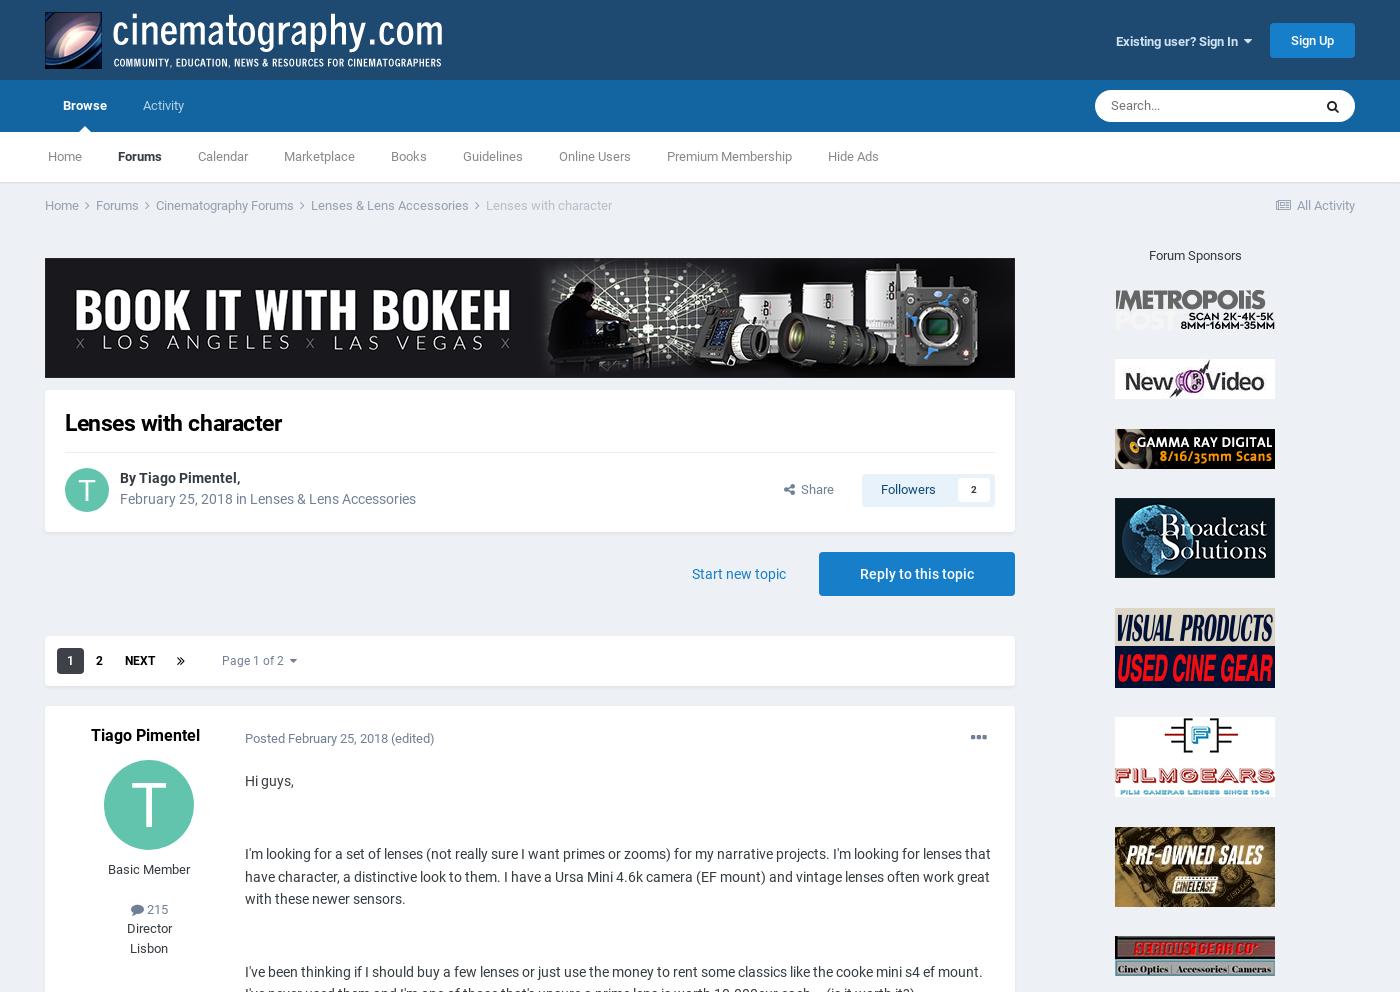 This screenshot has width=1400, height=992. What do you see at coordinates (84, 104) in the screenshot?
I see `'Browse'` at bounding box center [84, 104].